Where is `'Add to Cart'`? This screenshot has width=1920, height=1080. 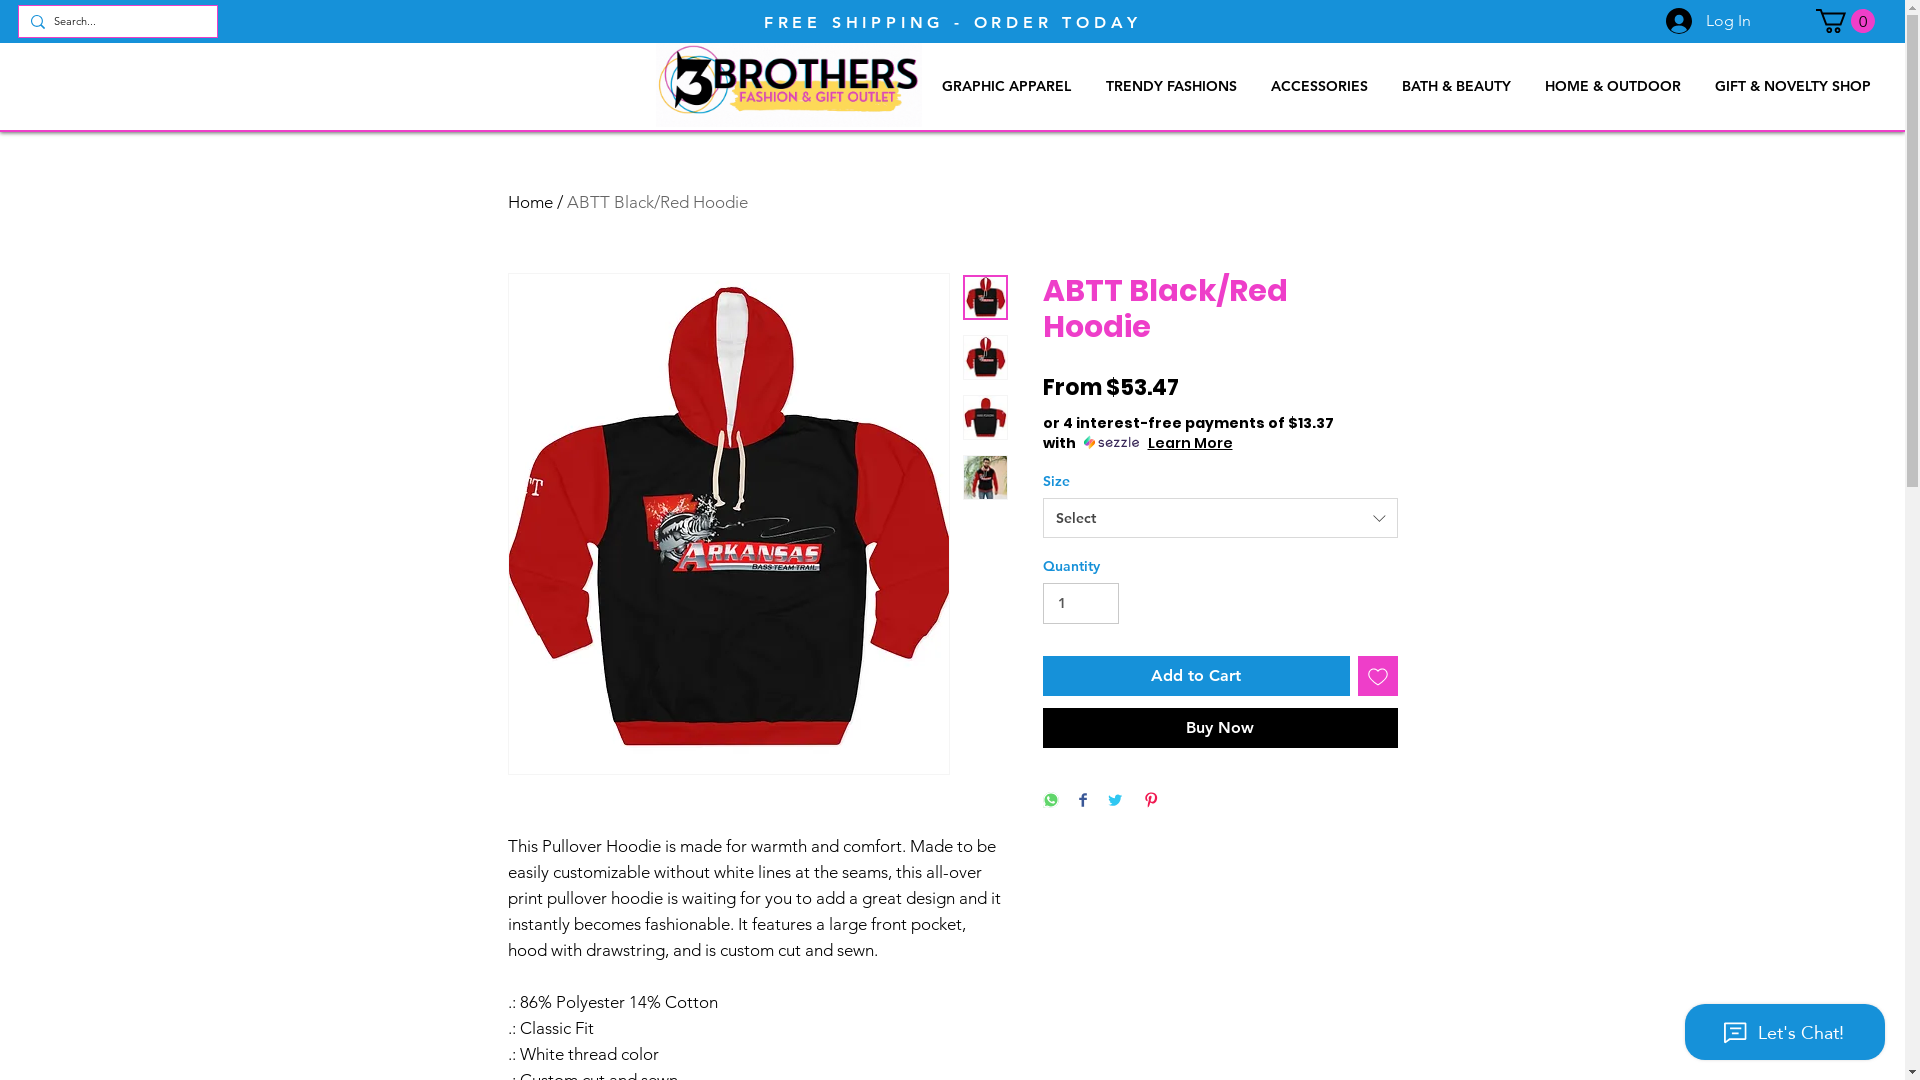
'Add to Cart' is located at coordinates (1195, 675).